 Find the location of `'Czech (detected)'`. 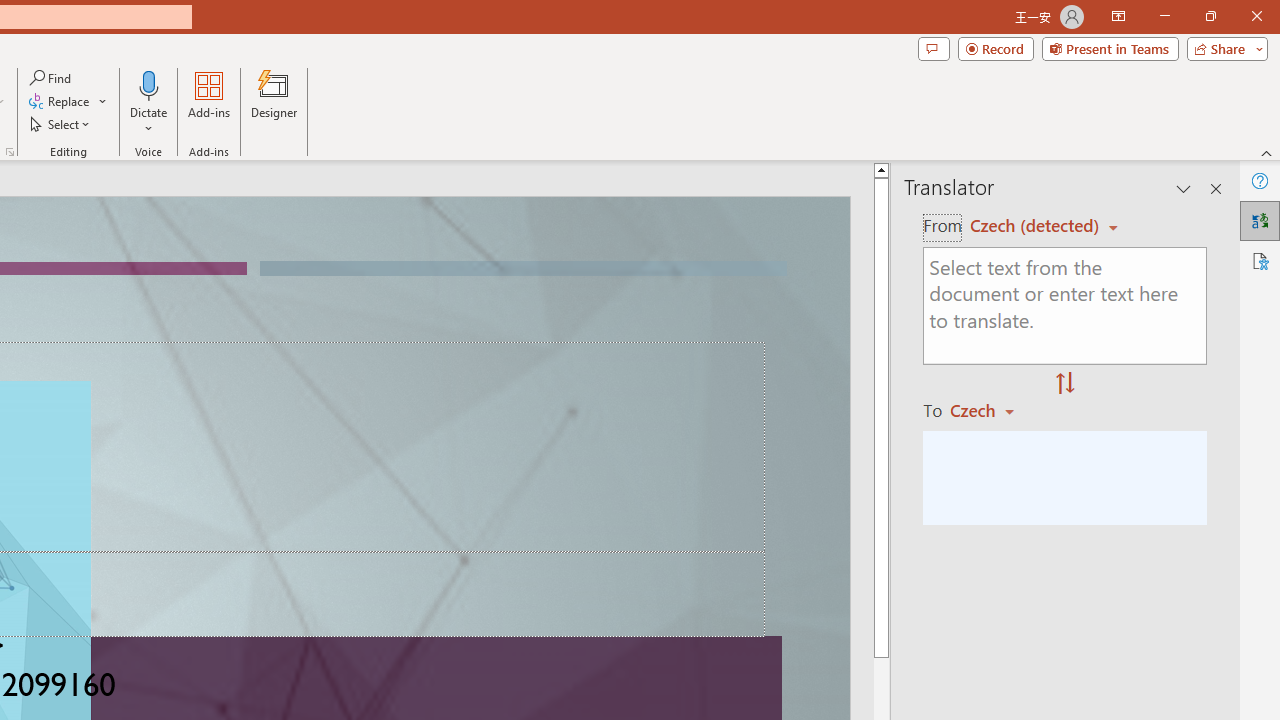

'Czech (detected)' is located at coordinates (1037, 225).